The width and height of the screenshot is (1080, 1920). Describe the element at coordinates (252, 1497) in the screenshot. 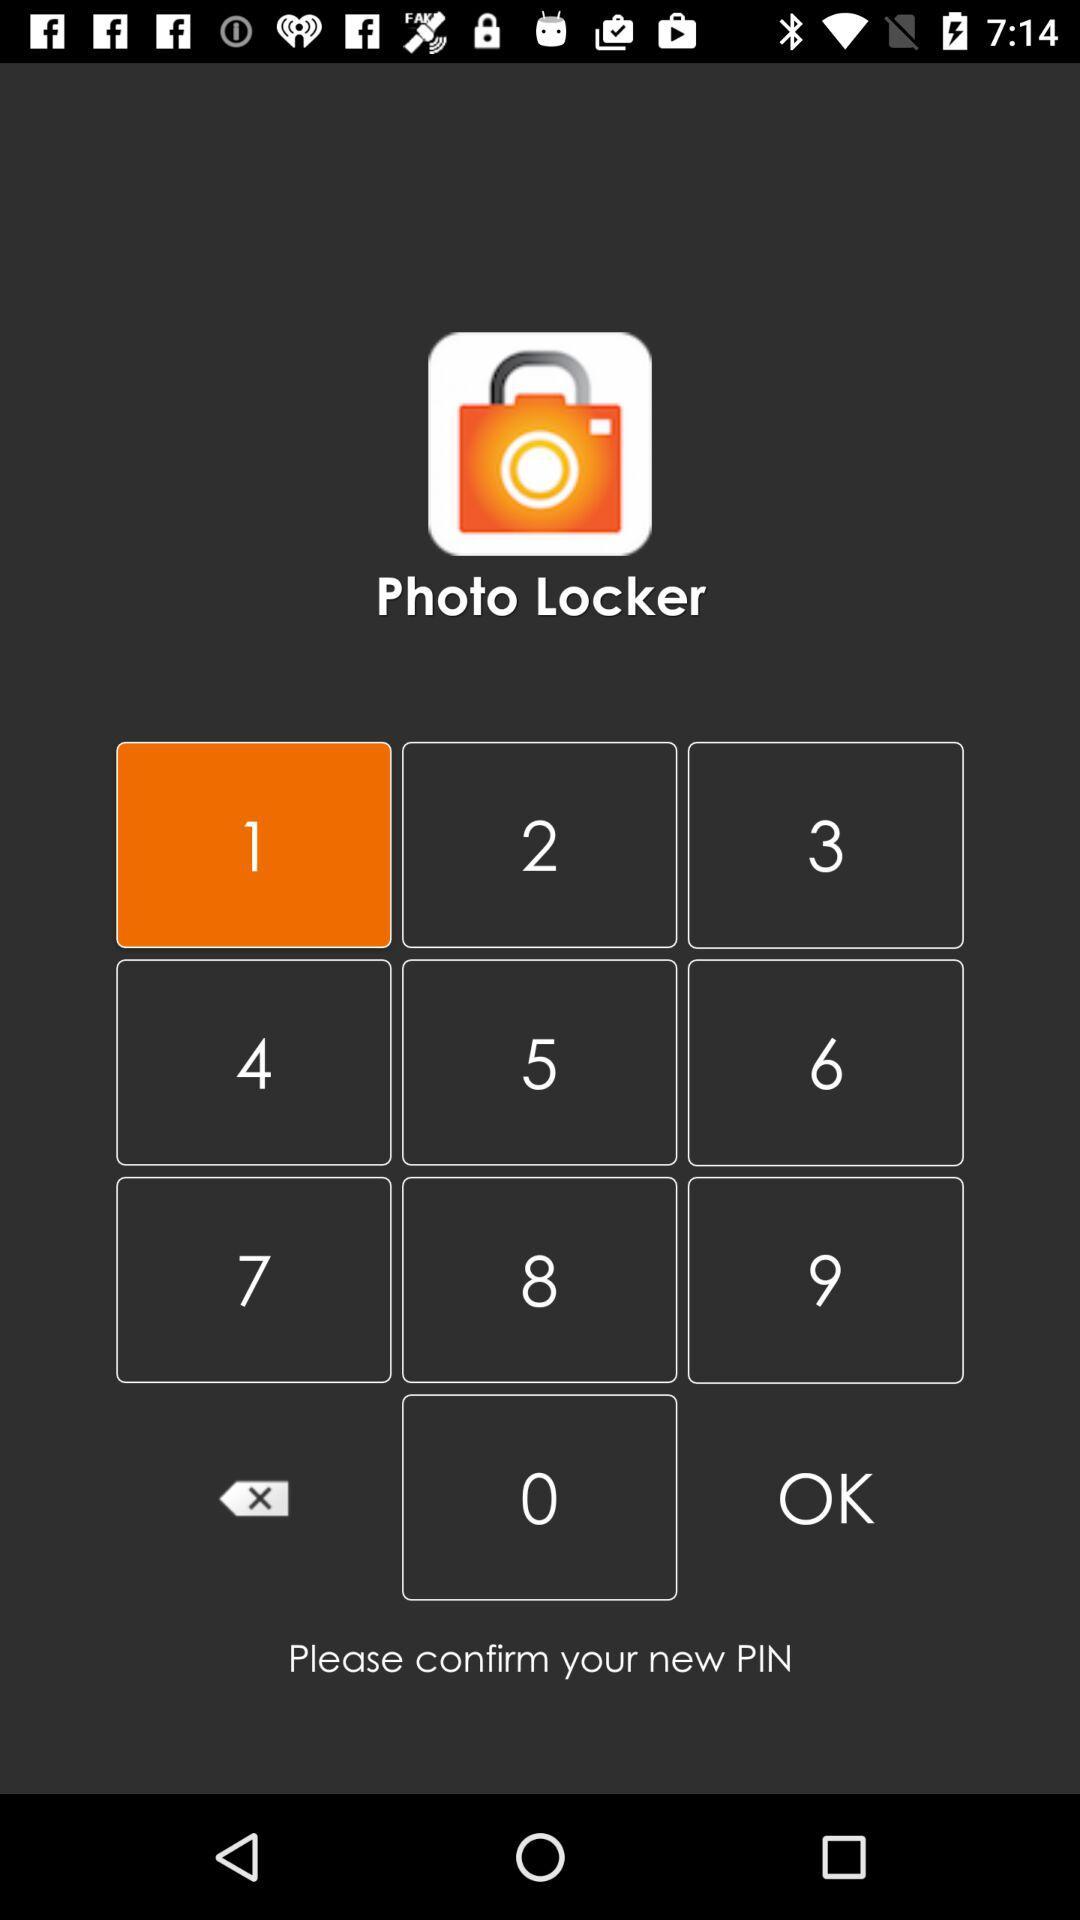

I see `the item next to the 8 item` at that location.